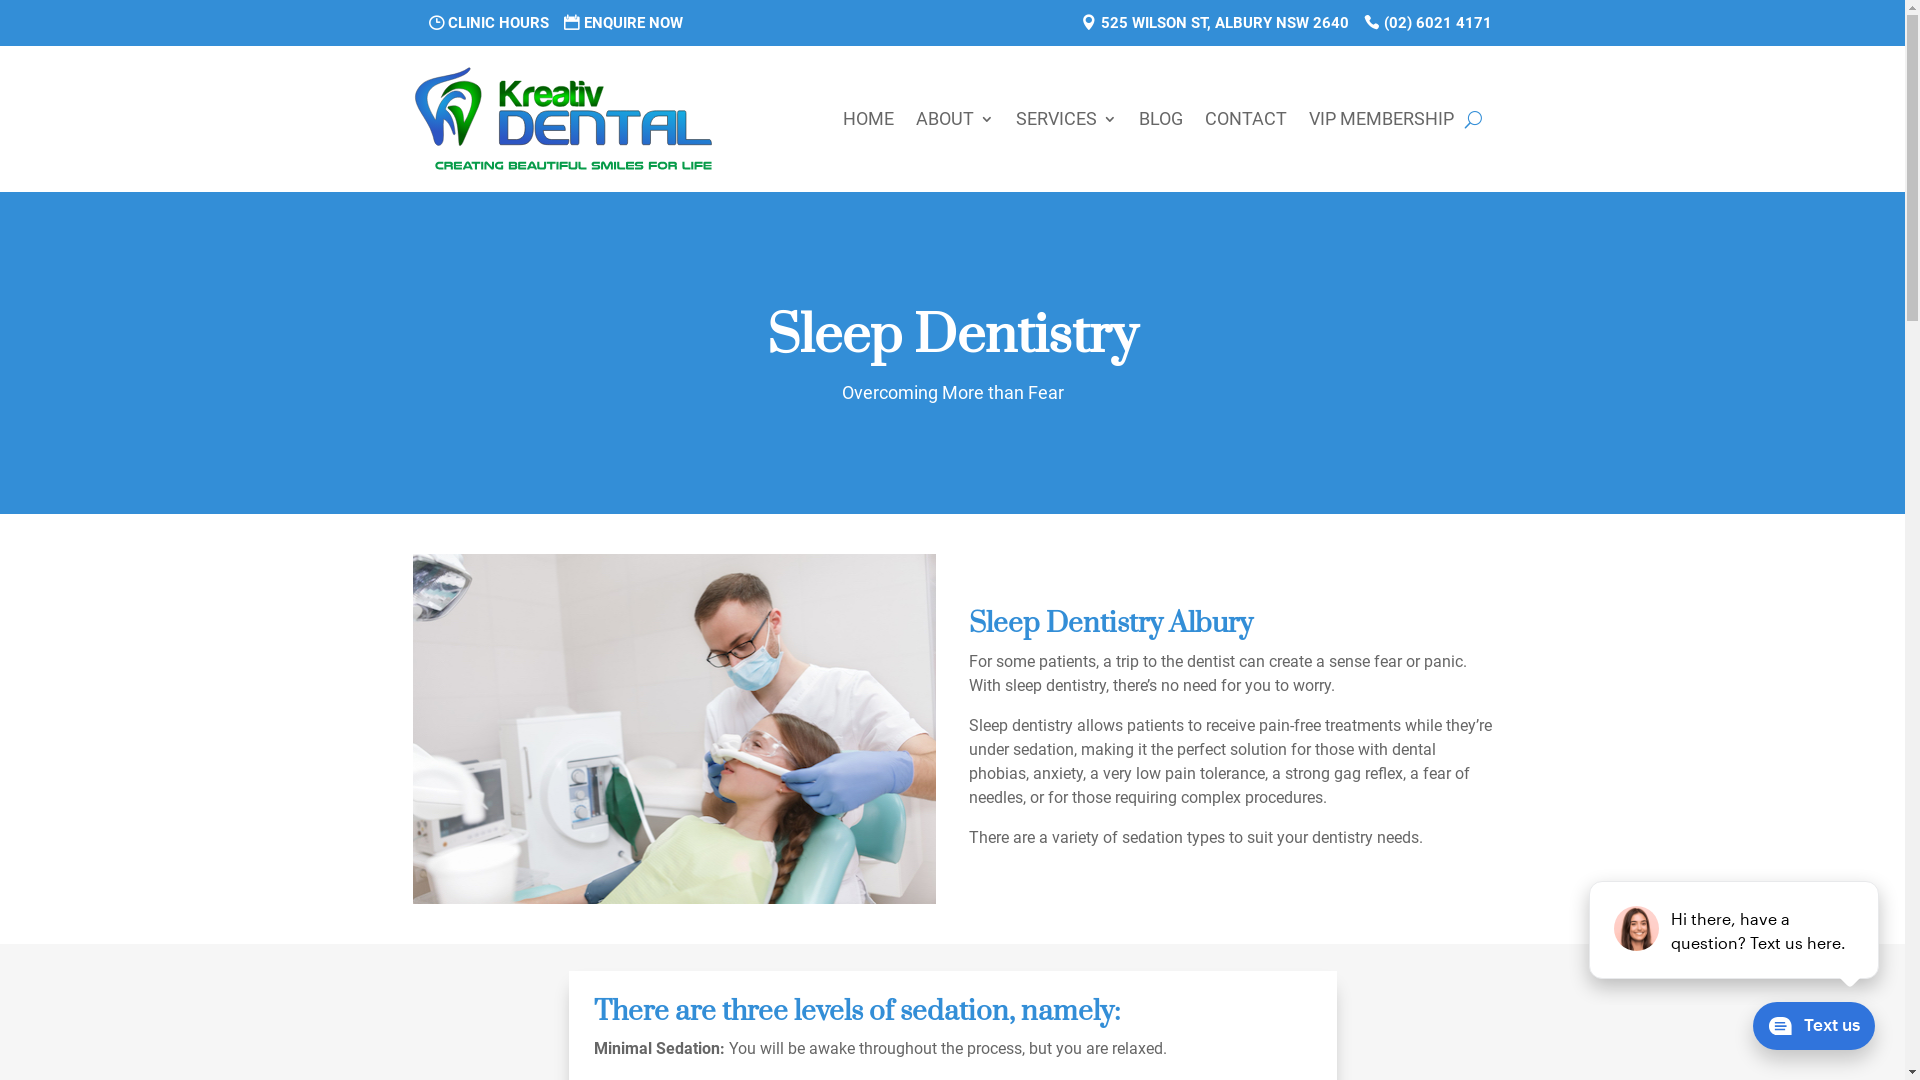  Describe the element at coordinates (1243, 119) in the screenshot. I see `'CONTACT'` at that location.